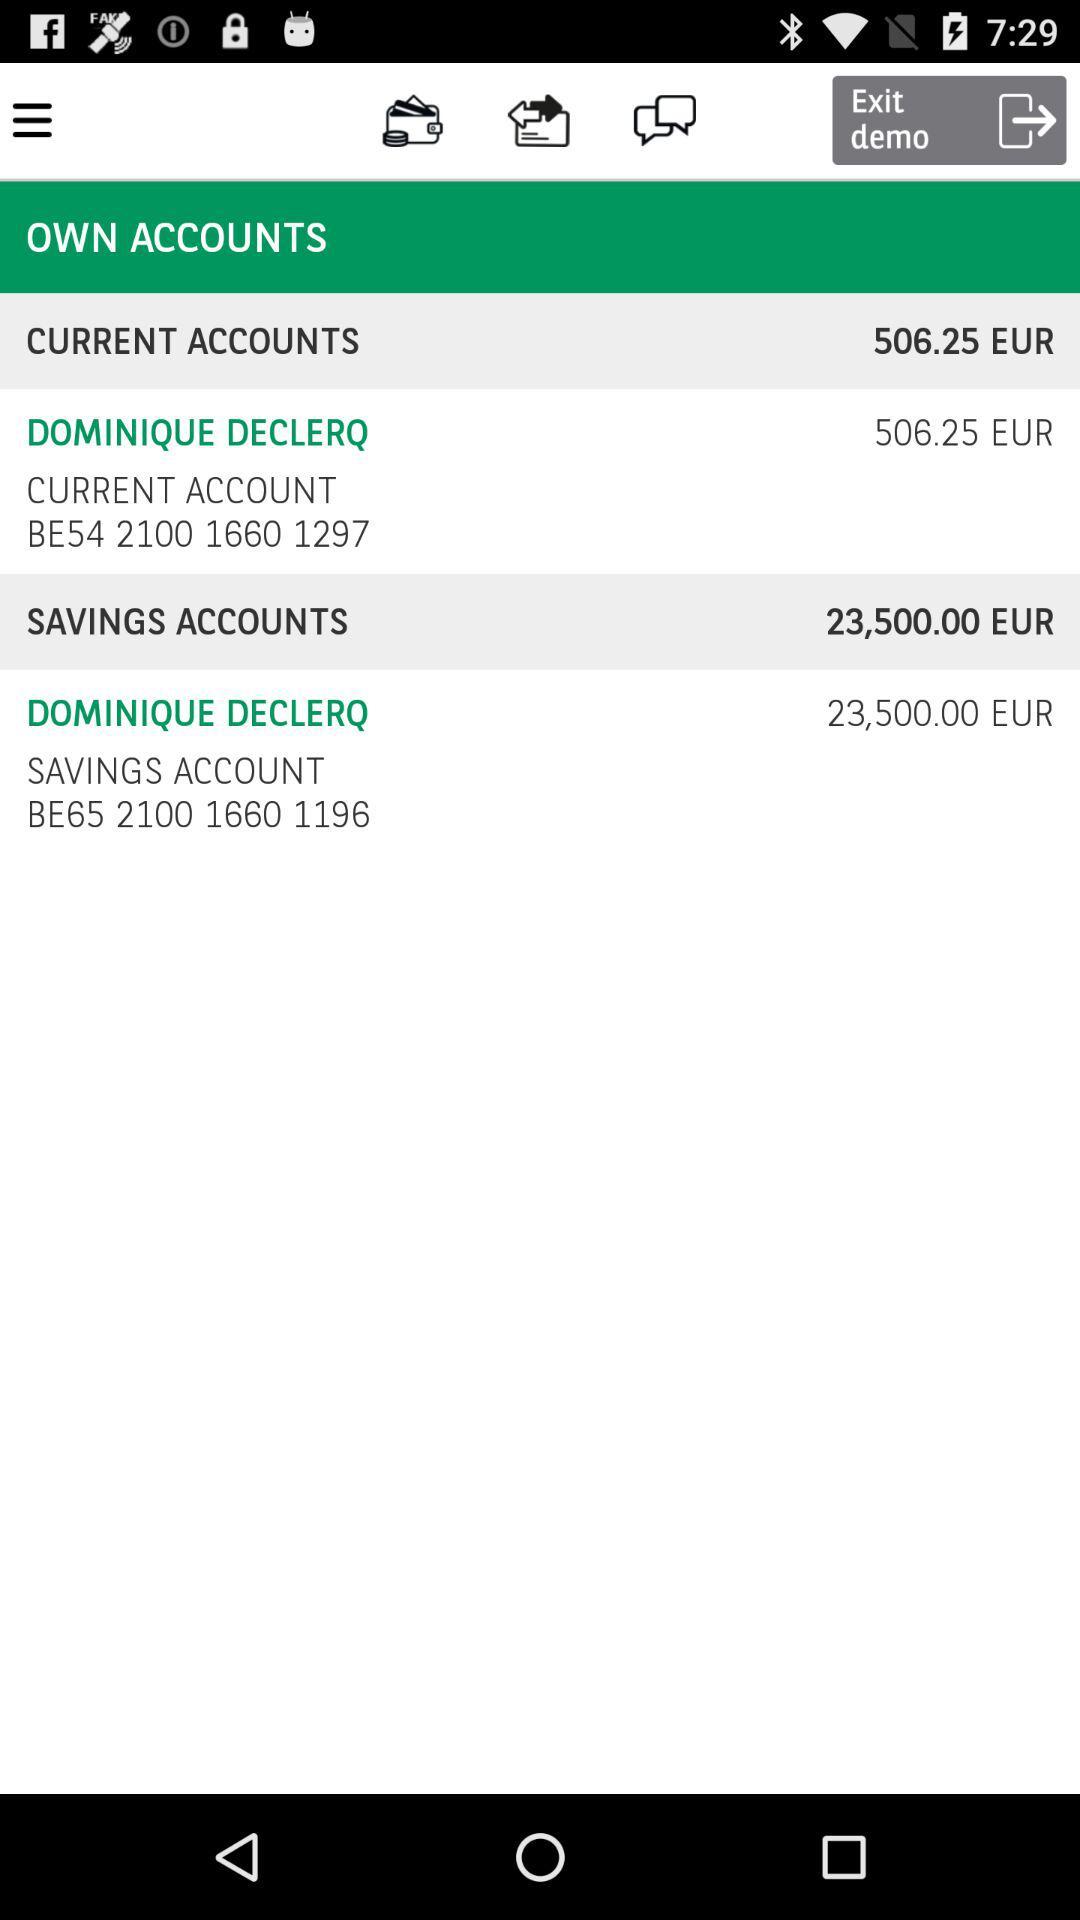 This screenshot has width=1080, height=1920. Describe the element at coordinates (424, 621) in the screenshot. I see `the savings accounts icon` at that location.